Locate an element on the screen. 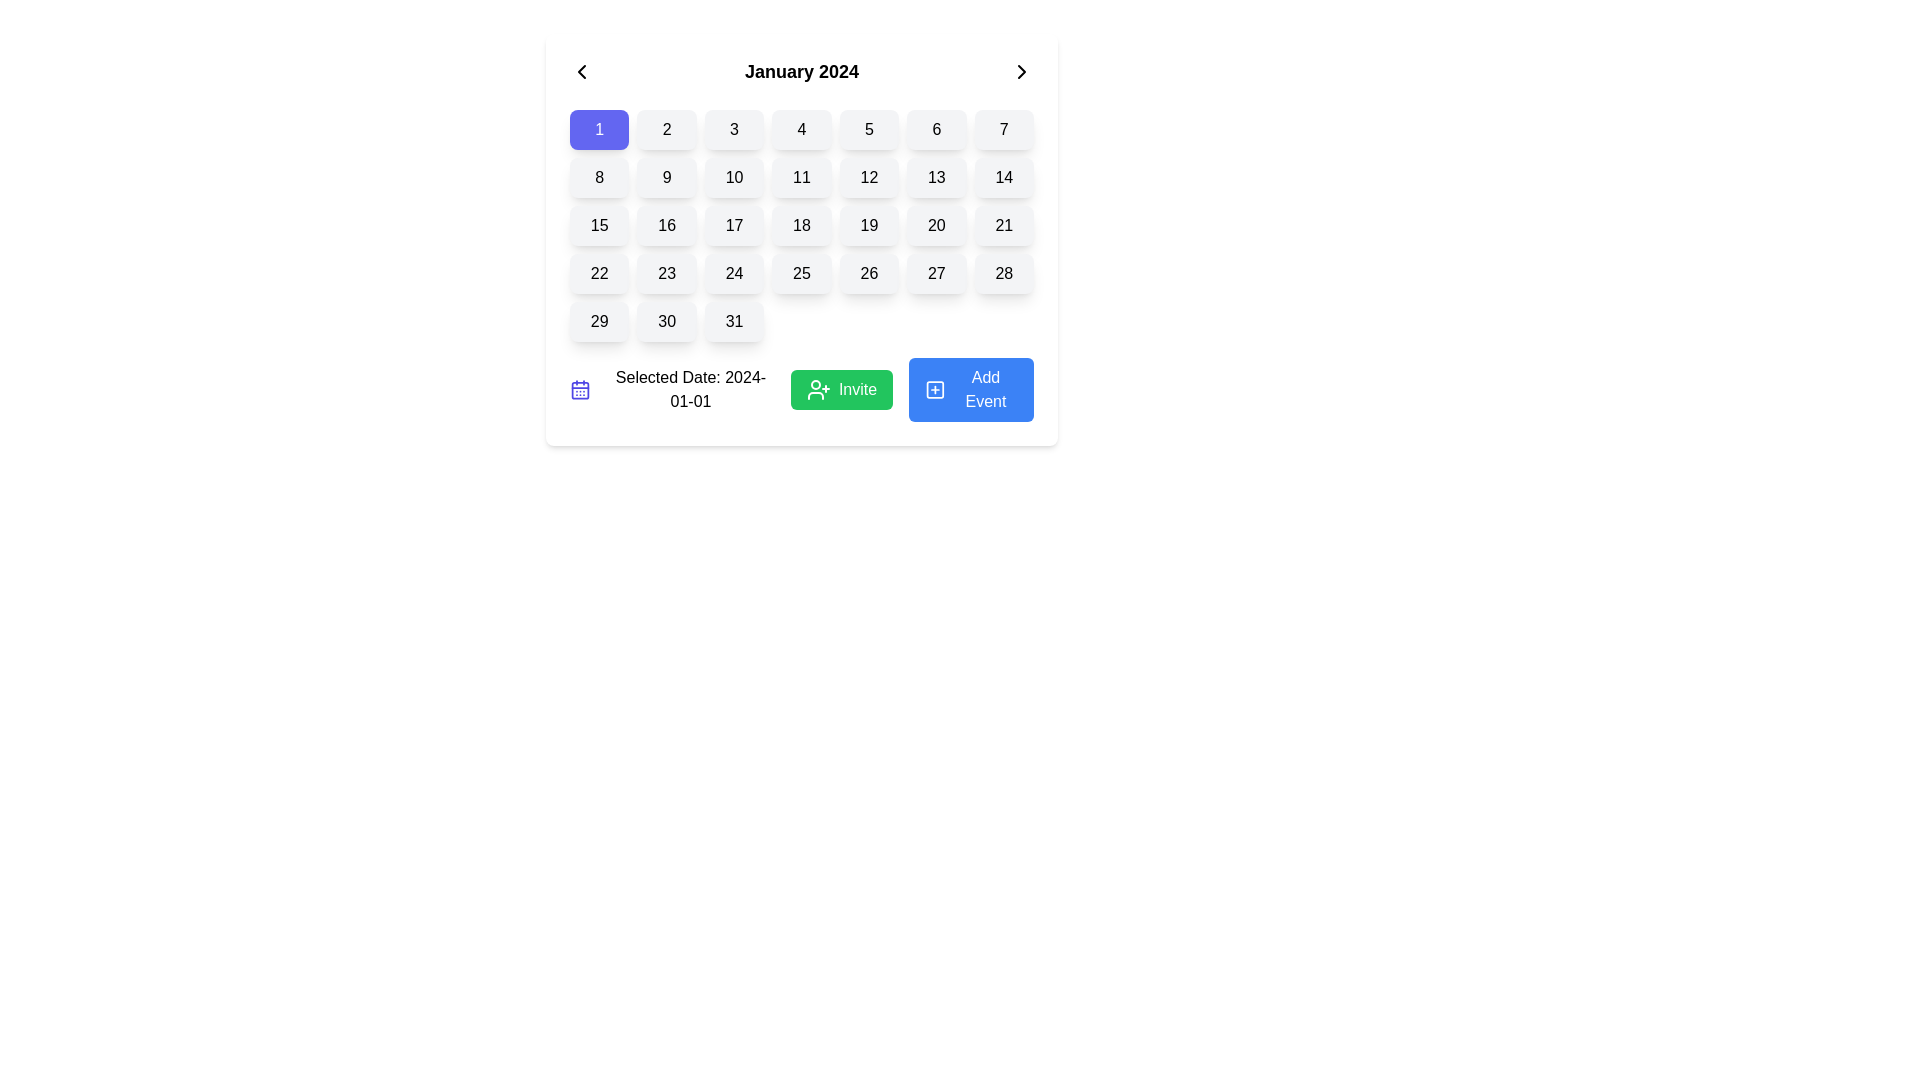  the 7th day button in the calendar interface is located at coordinates (1003, 130).